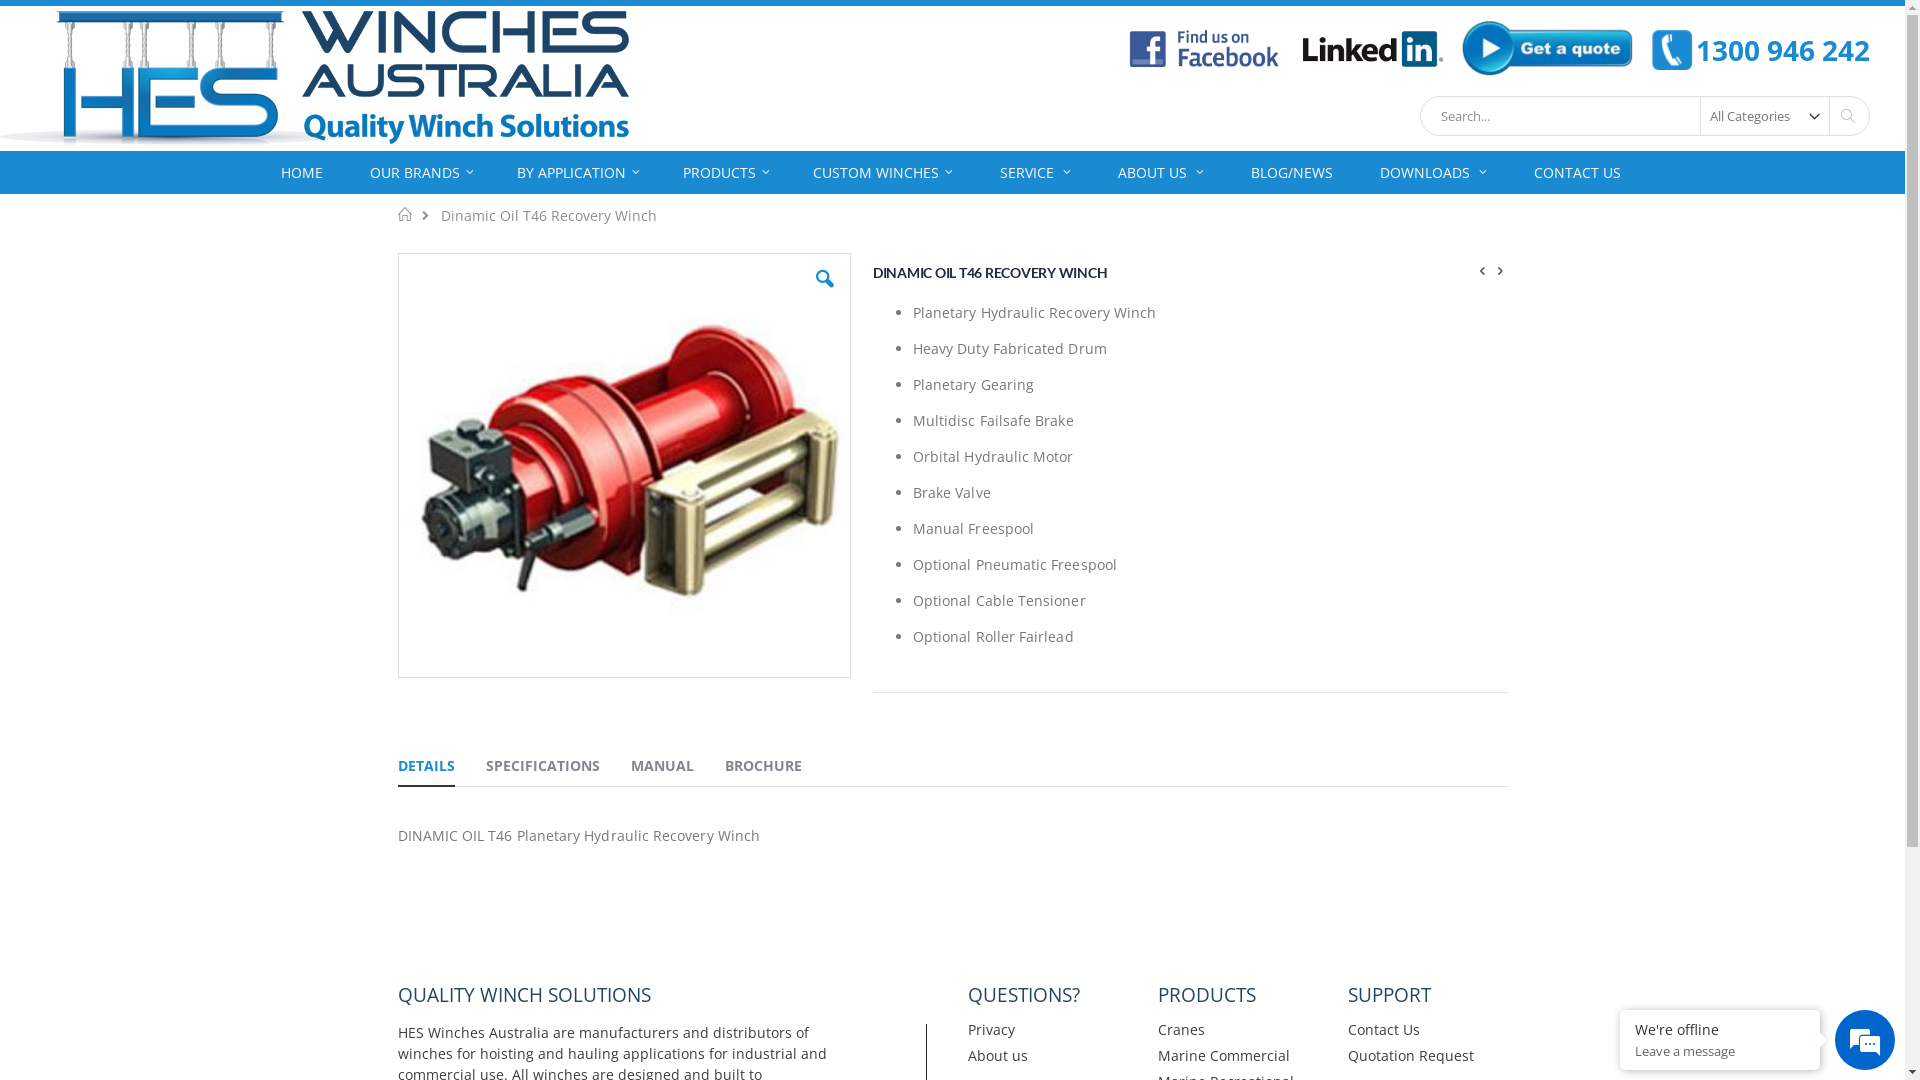 This screenshot has width=1920, height=1080. I want to click on 'DOWNLOADS', so click(1432, 171).